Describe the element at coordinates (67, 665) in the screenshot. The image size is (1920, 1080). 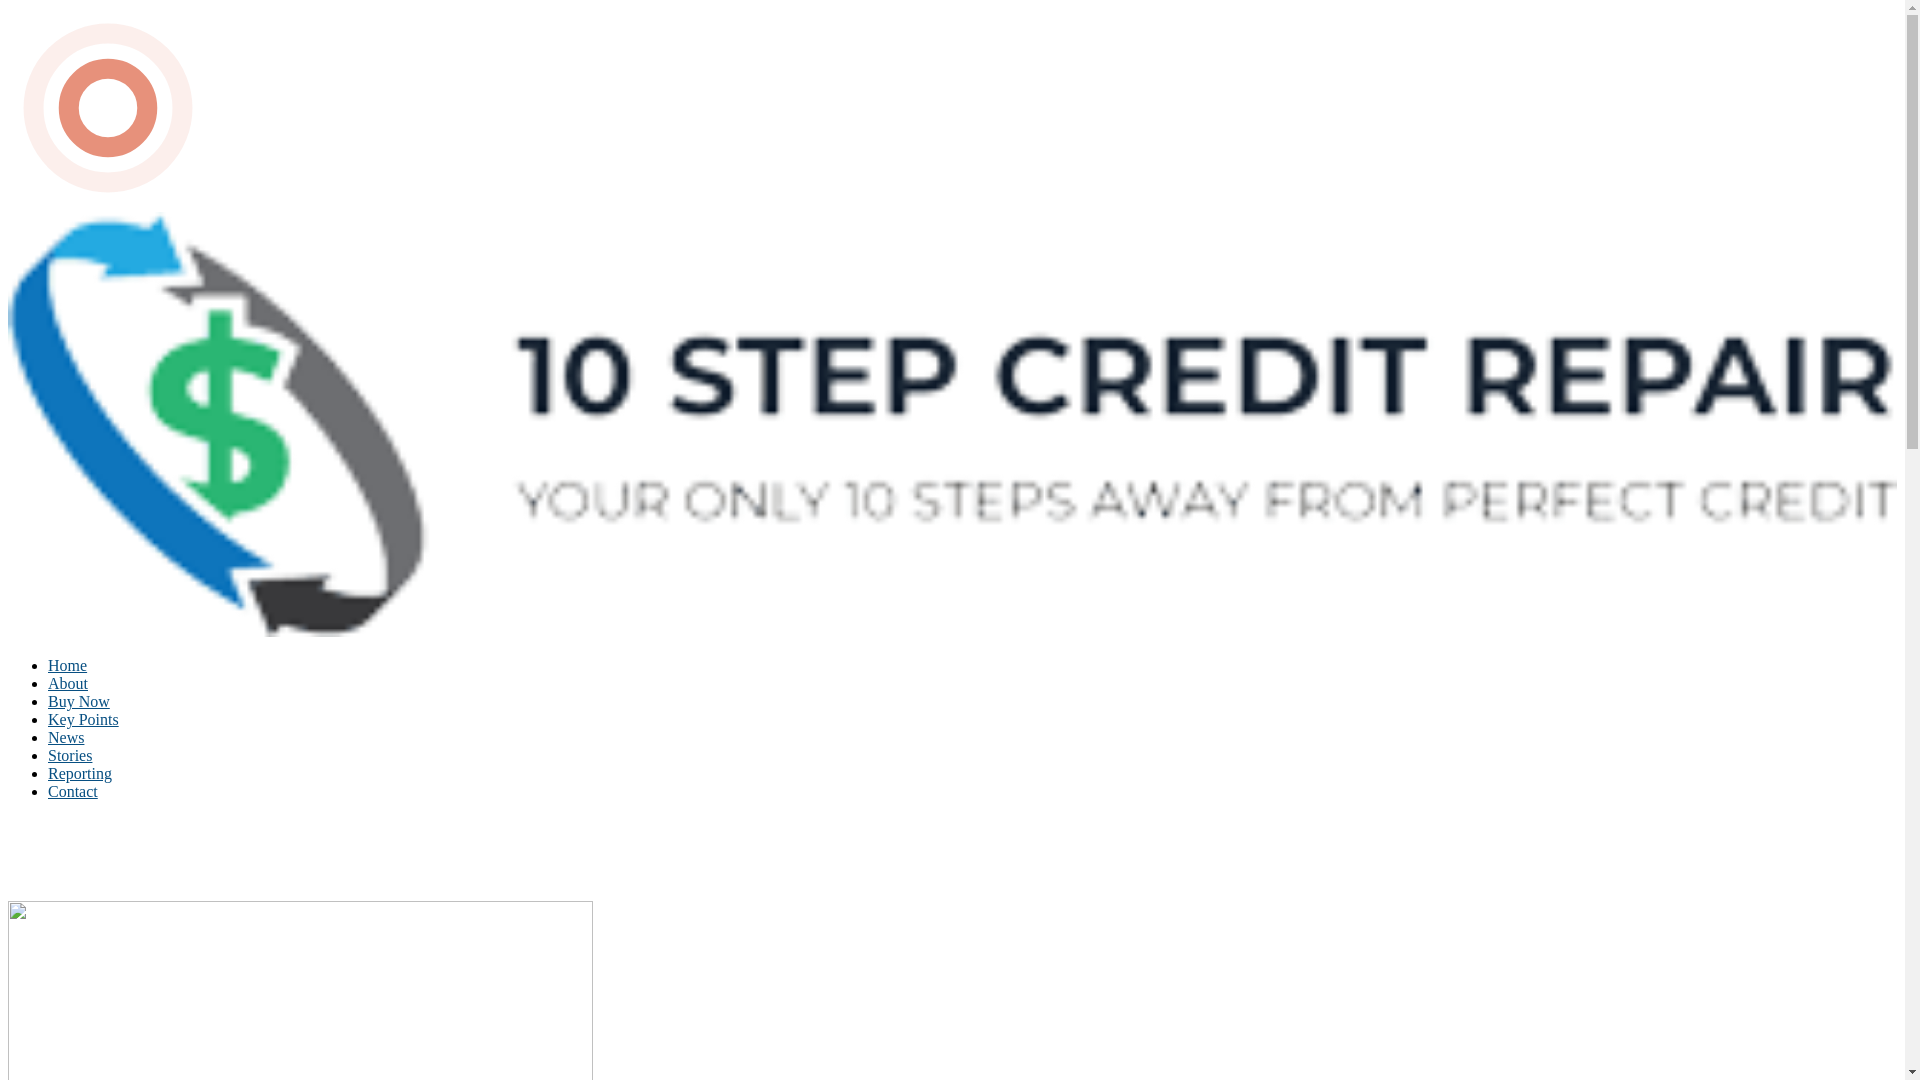
I see `'Home'` at that location.